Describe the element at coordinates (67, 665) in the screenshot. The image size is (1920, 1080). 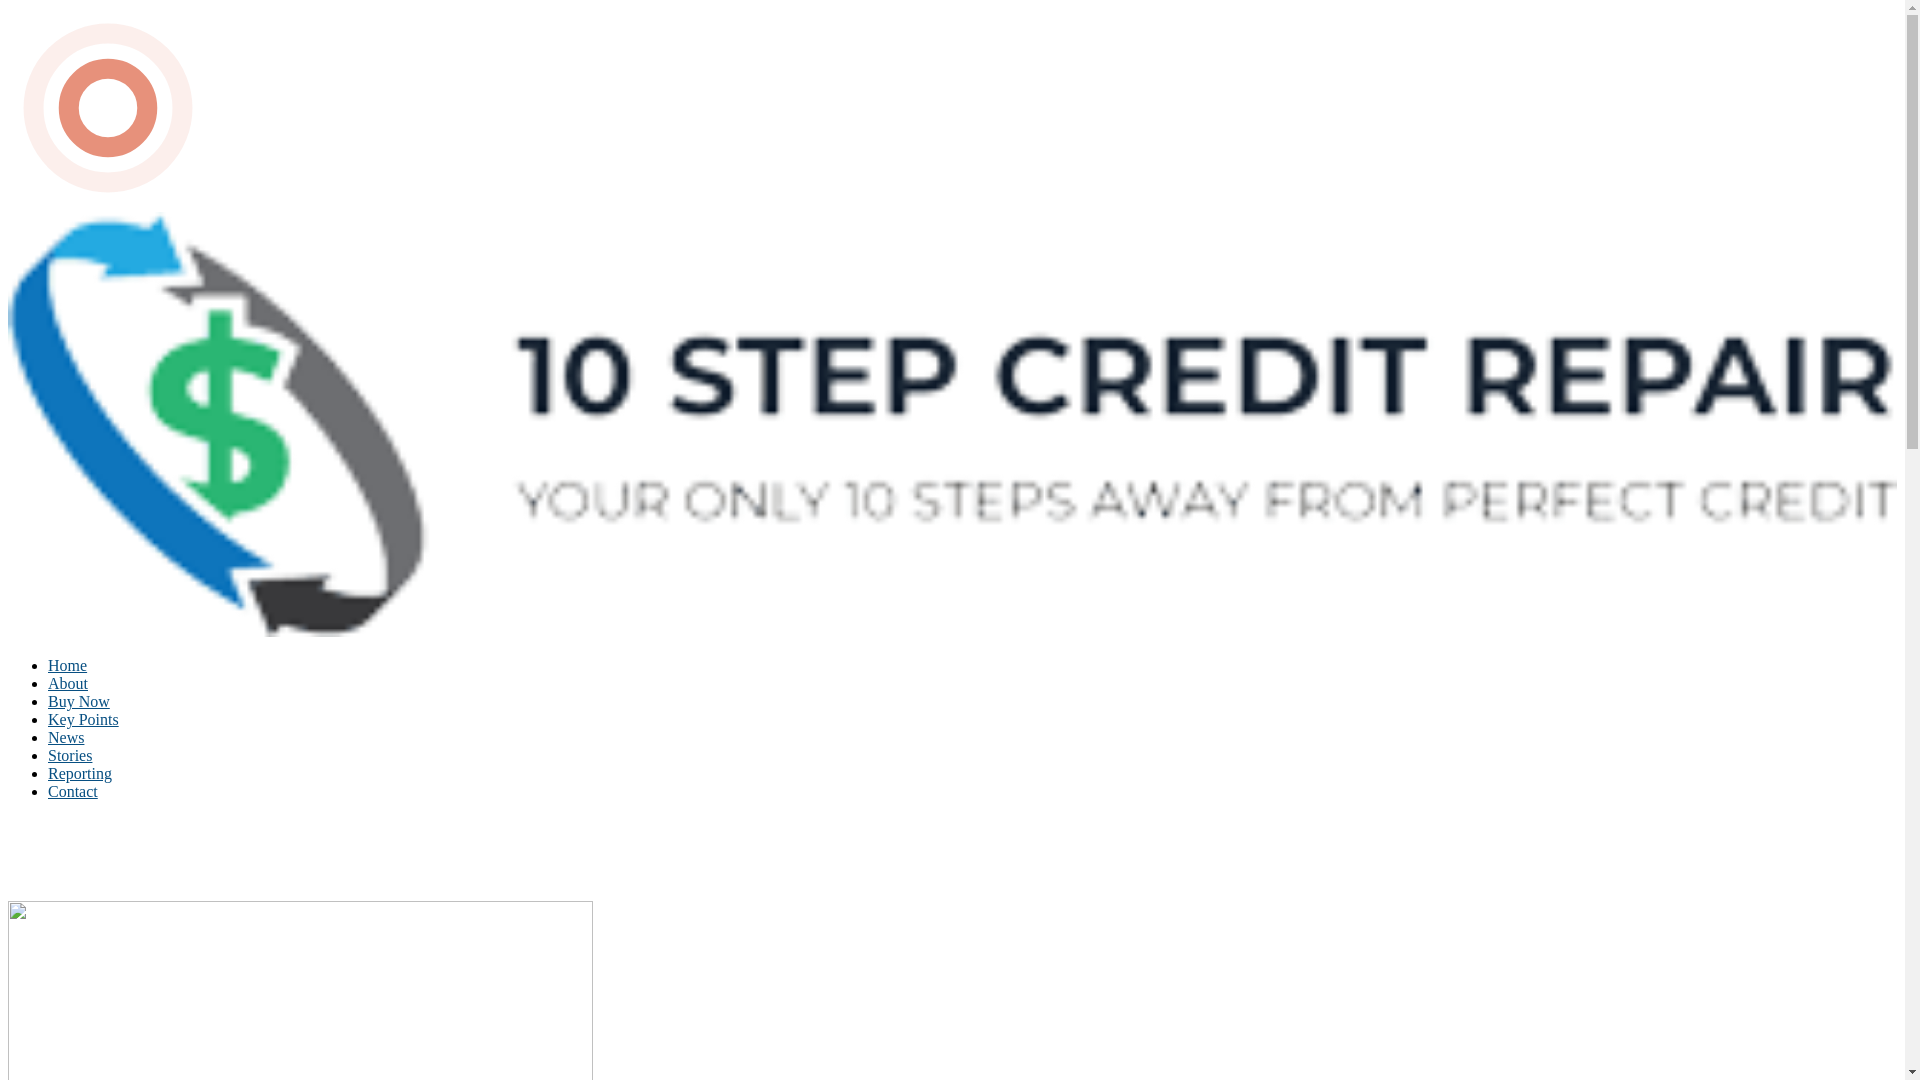
I see `'Home'` at that location.